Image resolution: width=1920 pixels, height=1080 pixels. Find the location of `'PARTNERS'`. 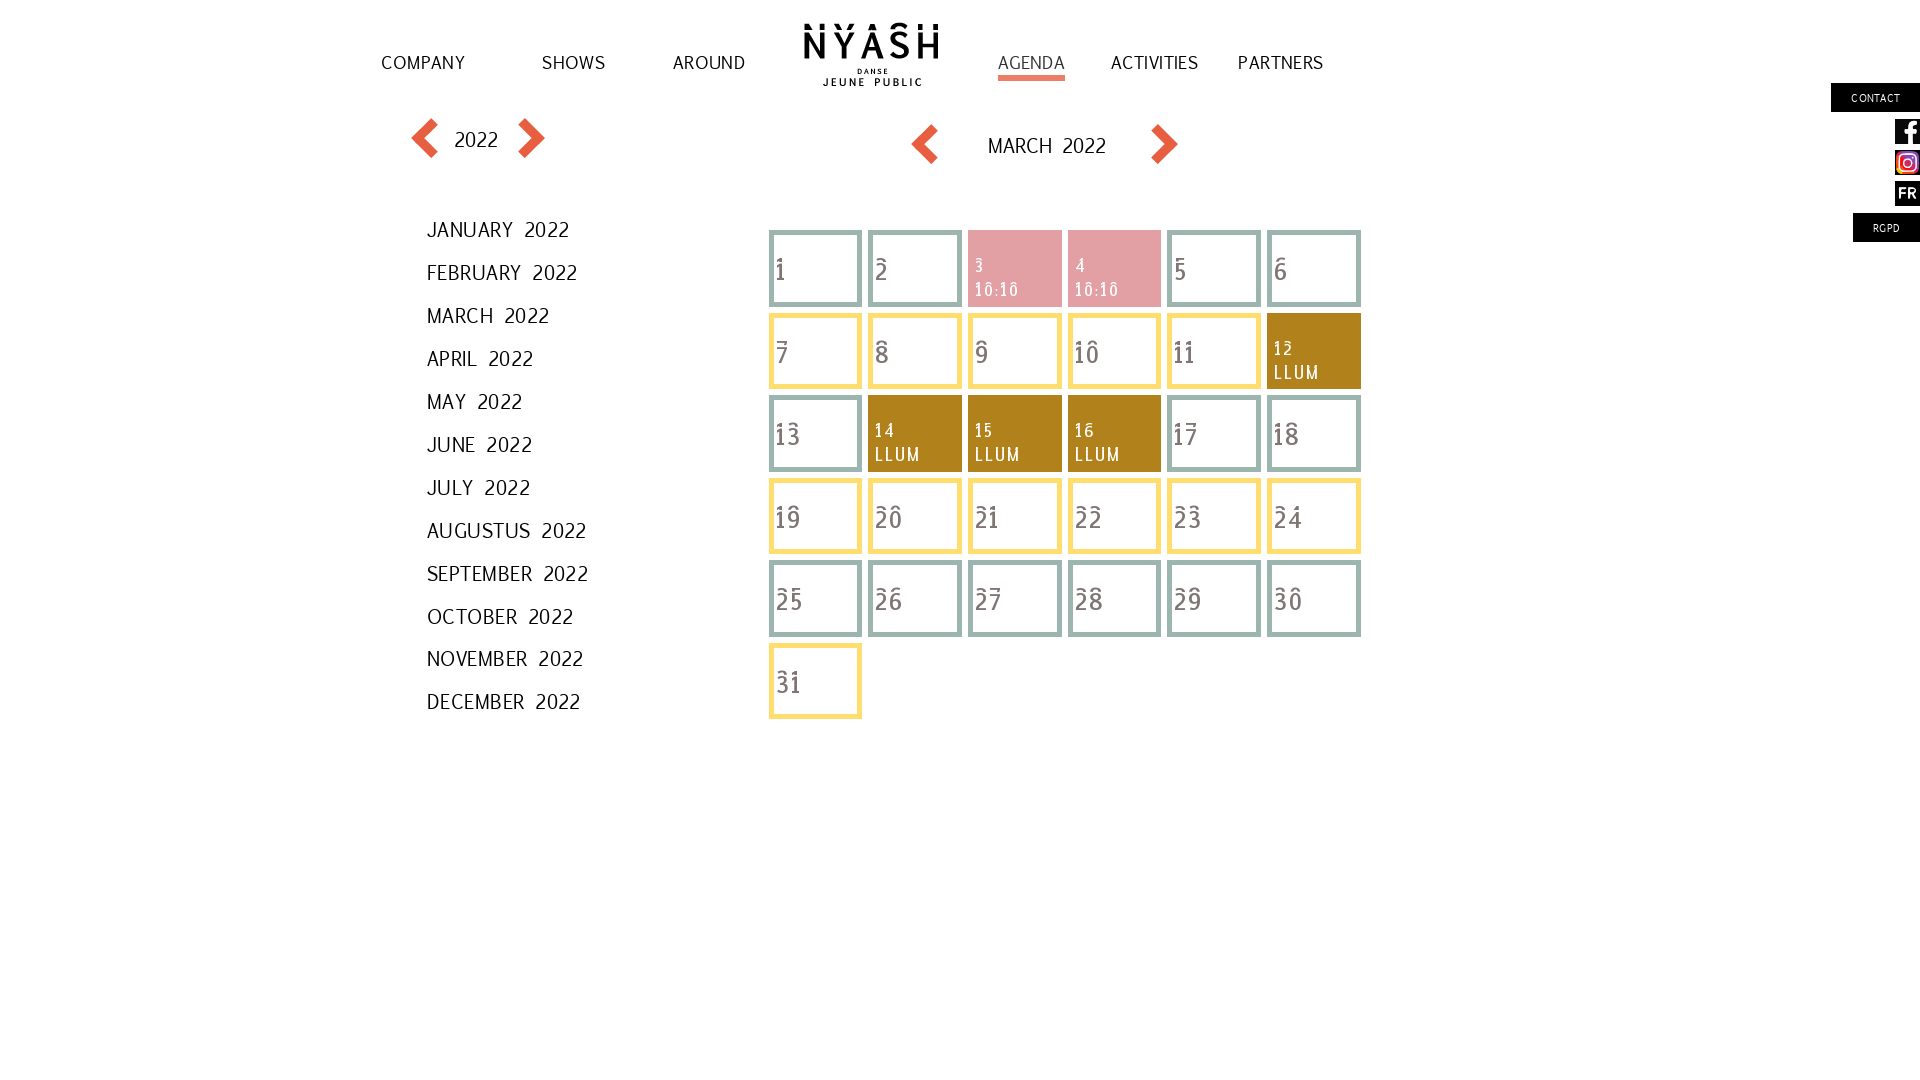

'PARTNERS' is located at coordinates (1280, 60).